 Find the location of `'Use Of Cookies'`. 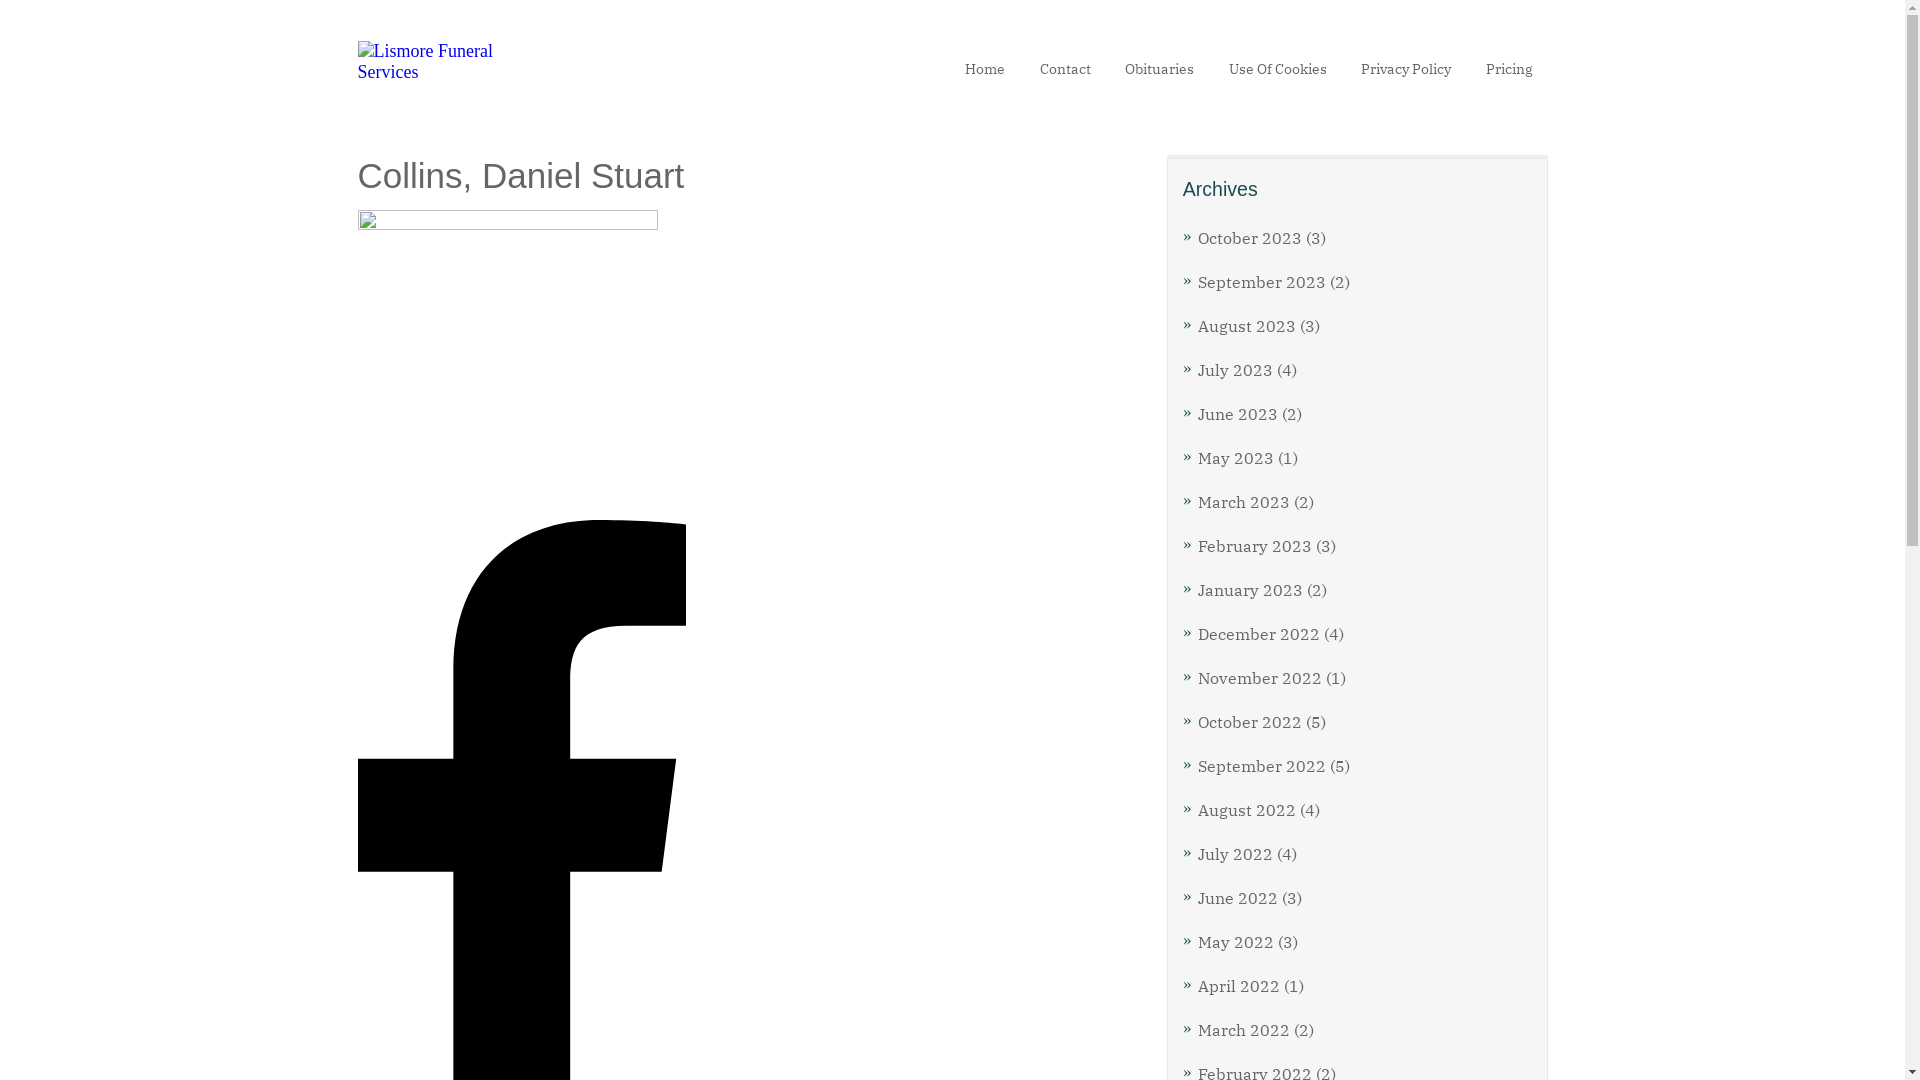

'Use Of Cookies' is located at coordinates (1275, 68).